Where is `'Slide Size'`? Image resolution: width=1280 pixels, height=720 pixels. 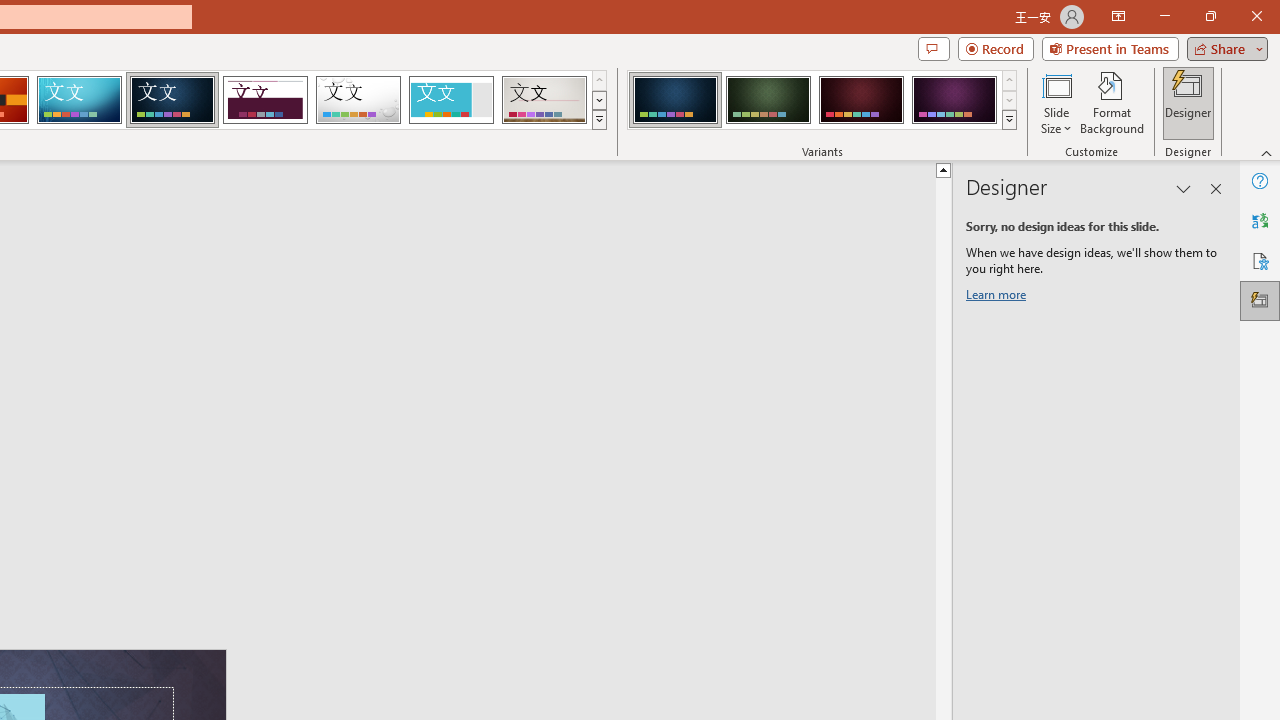 'Slide Size' is located at coordinates (1055, 103).